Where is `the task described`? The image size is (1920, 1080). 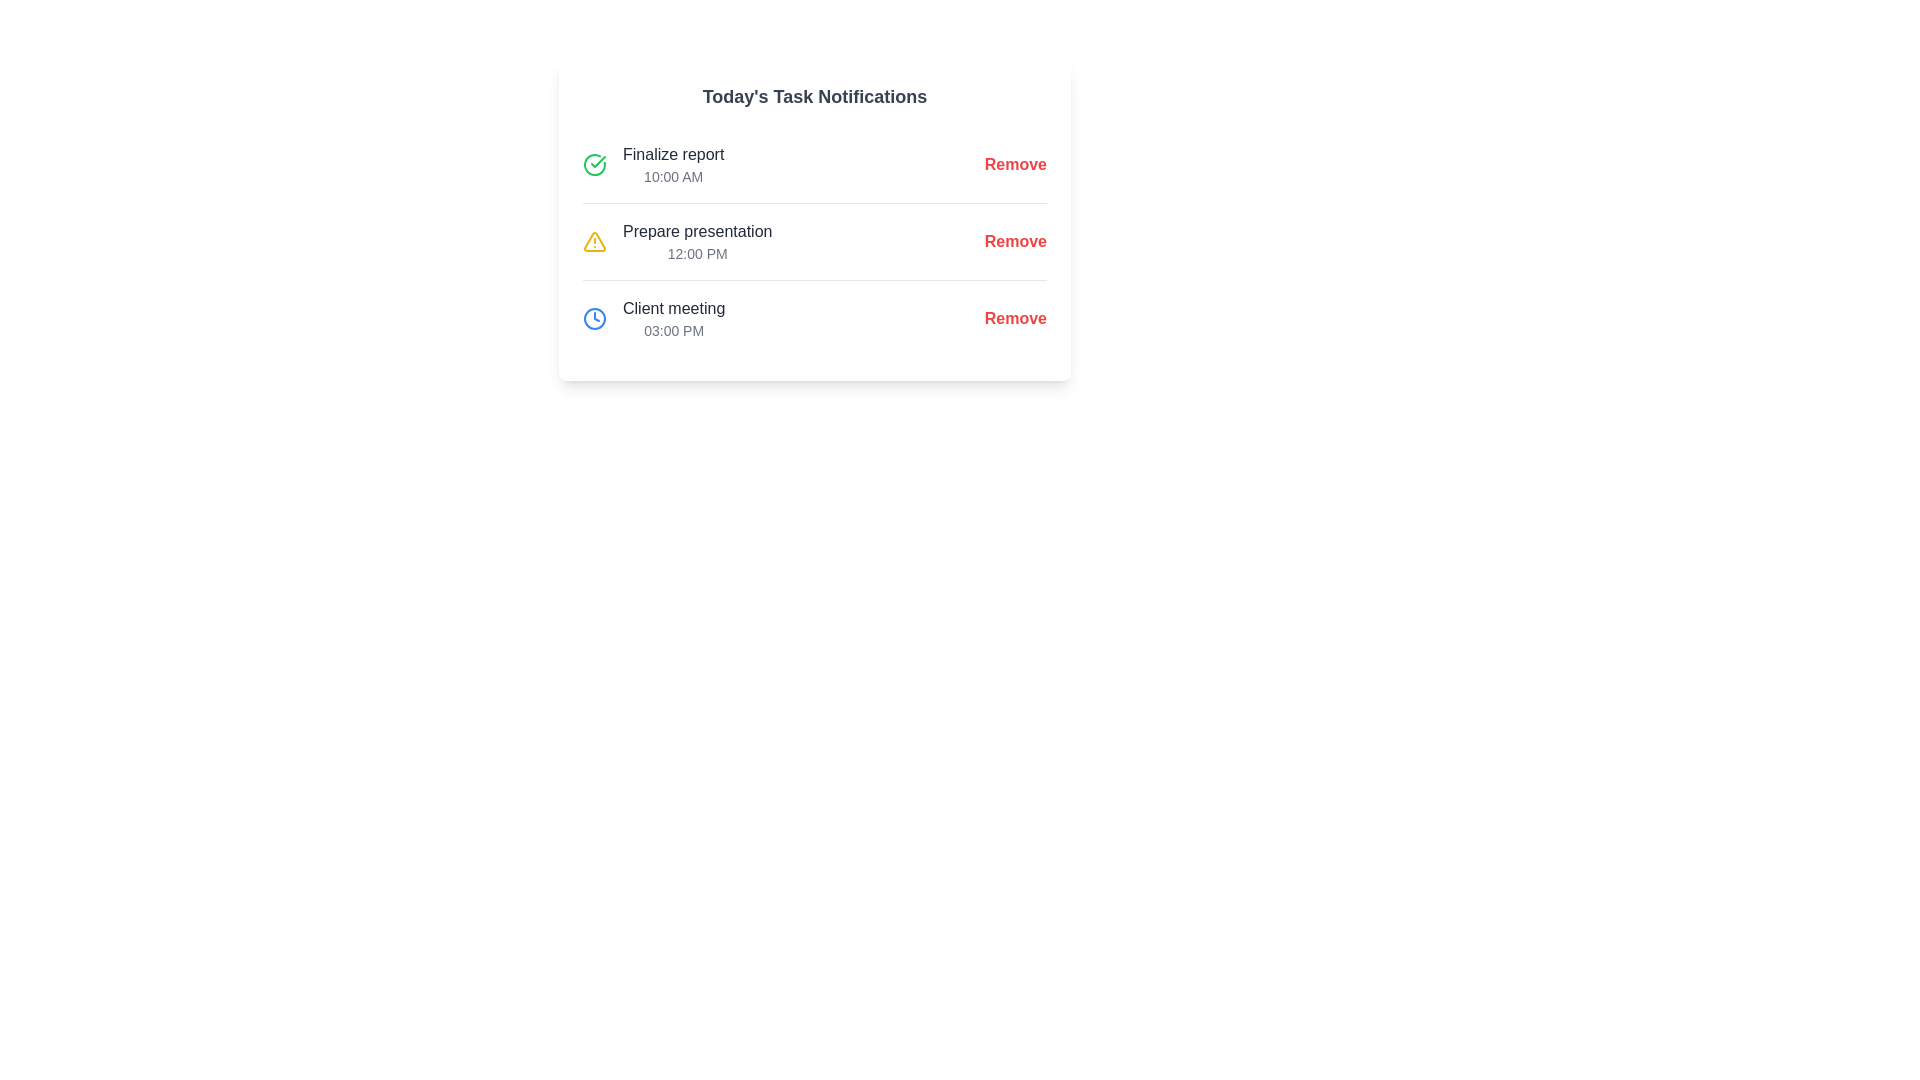
the task described is located at coordinates (673, 153).